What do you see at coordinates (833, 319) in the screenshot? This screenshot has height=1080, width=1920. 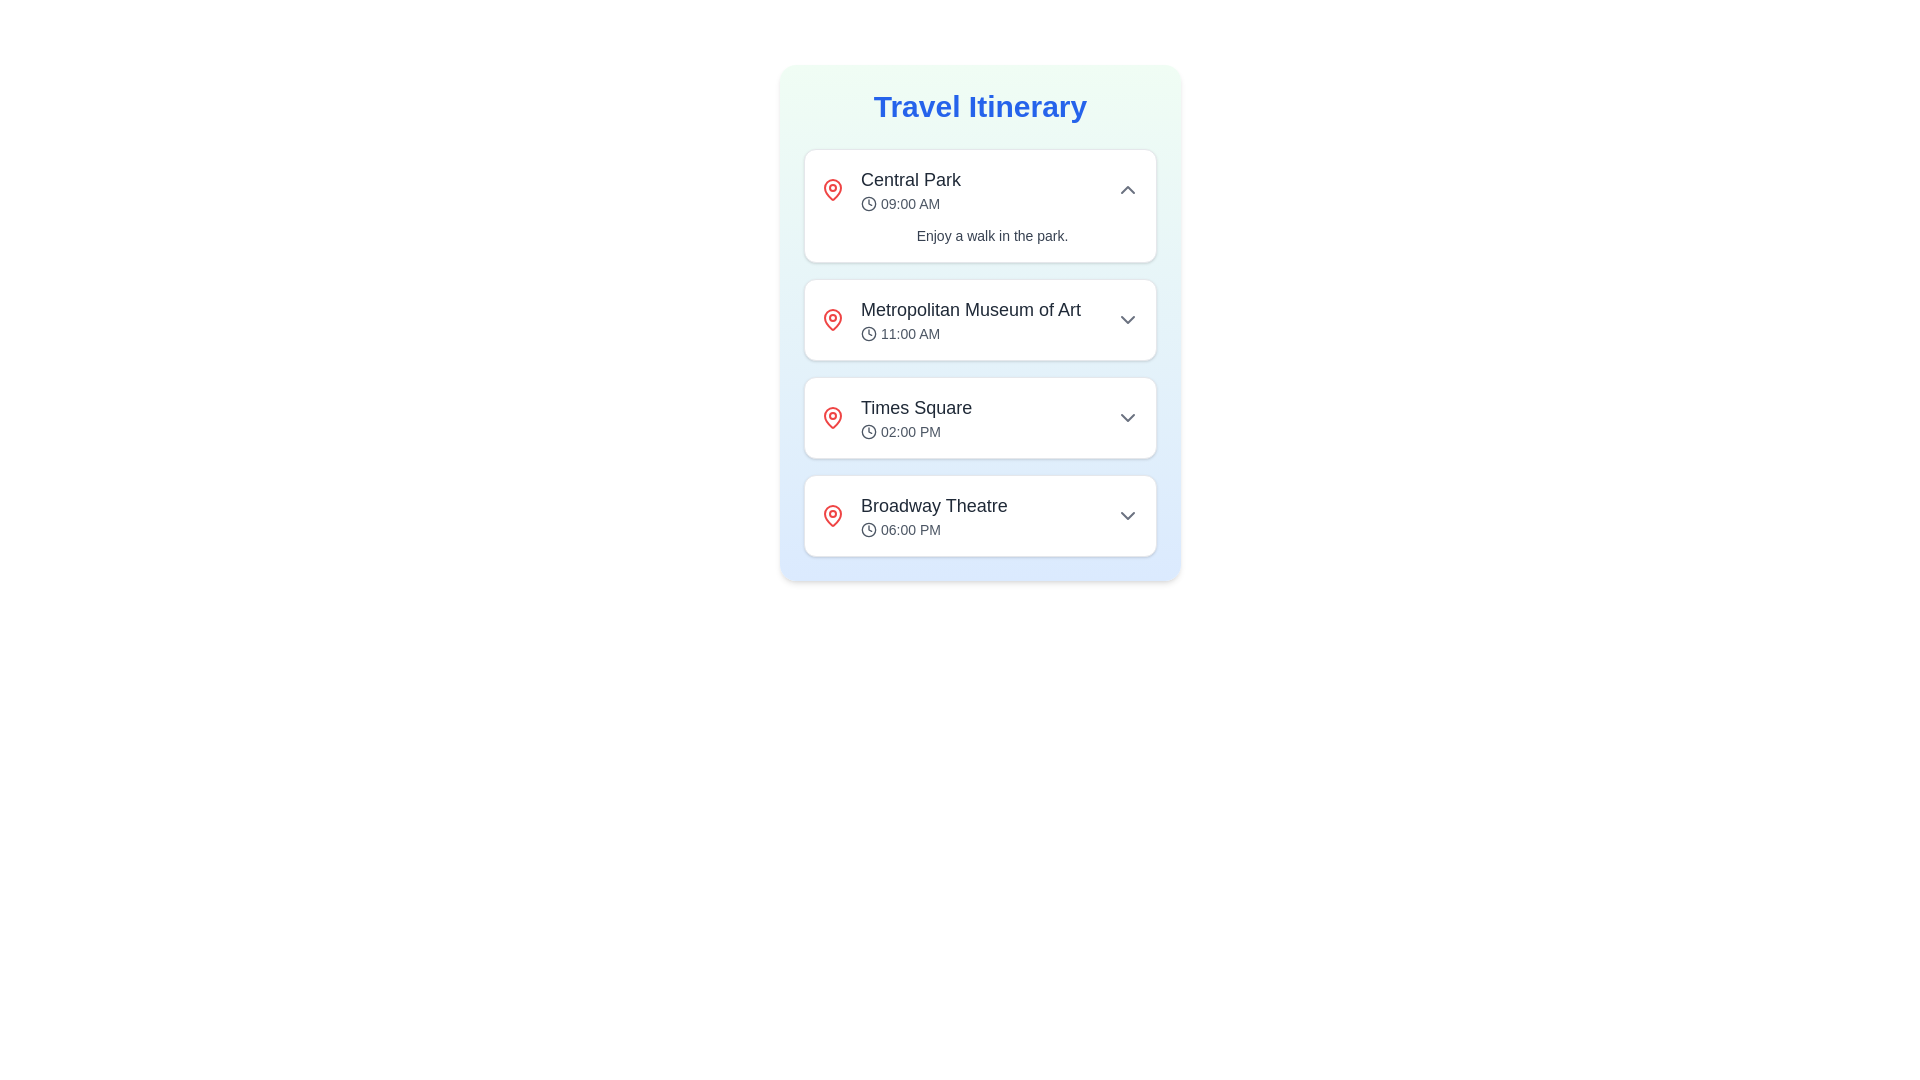 I see `the icon located at the top-left corner of the 'Metropolitan Museum of Art' itinerary card, positioned immediately to the left of the title text` at bounding box center [833, 319].